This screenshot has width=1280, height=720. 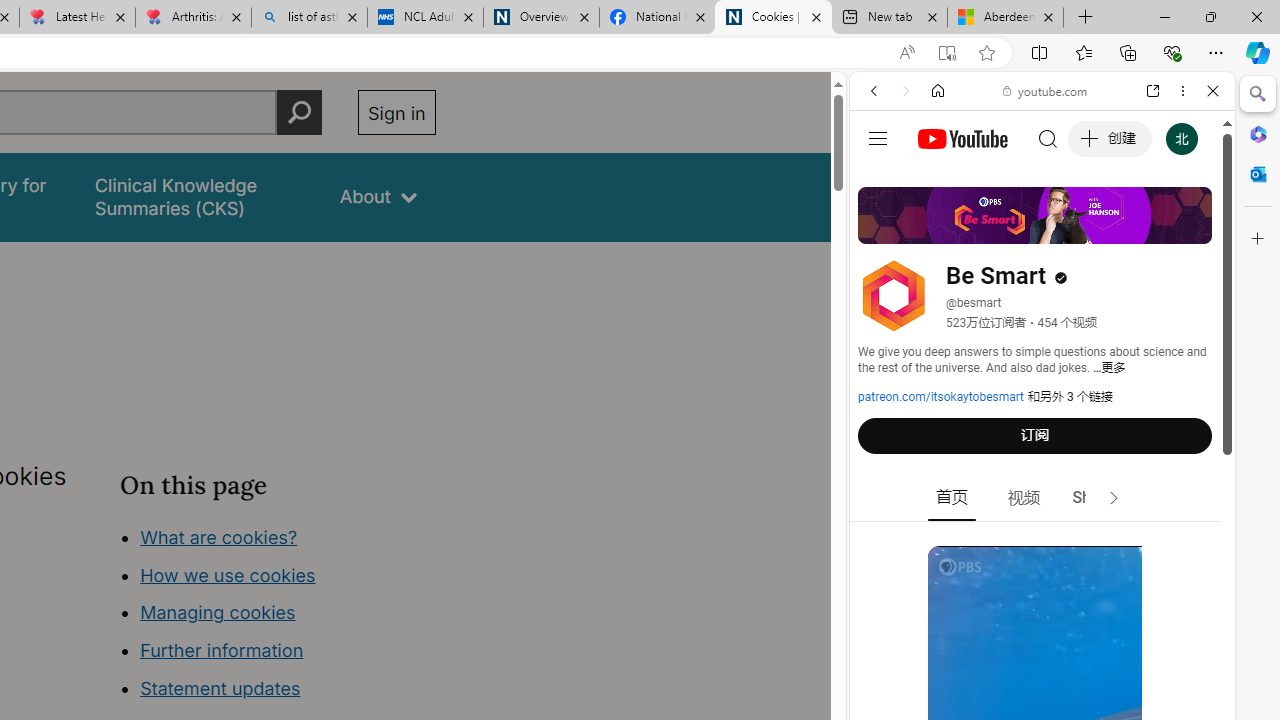 What do you see at coordinates (378, 197) in the screenshot?
I see `'About'` at bounding box center [378, 197].